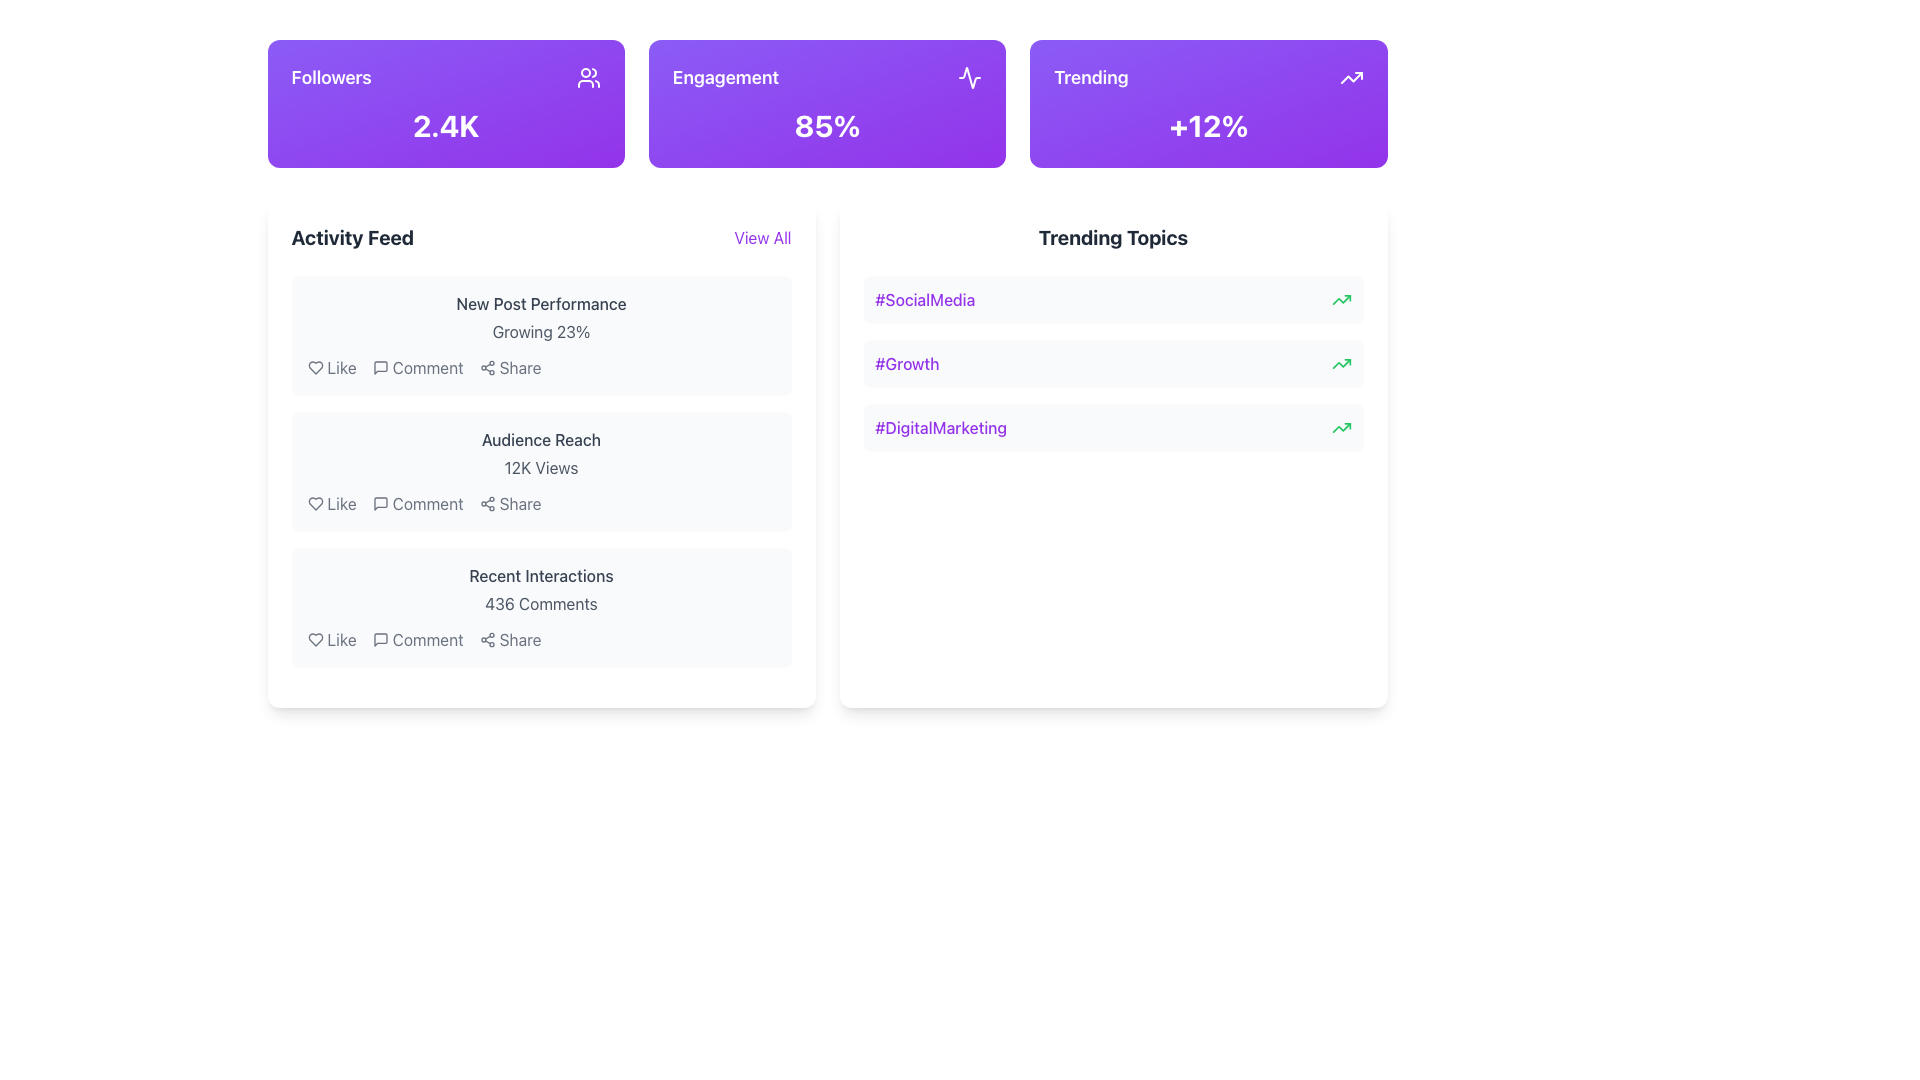  Describe the element at coordinates (332, 367) in the screenshot. I see `the 'Like' button located below the 'New Post Performance' section in the 'Activity Feed' to express approval of the associated content` at that location.